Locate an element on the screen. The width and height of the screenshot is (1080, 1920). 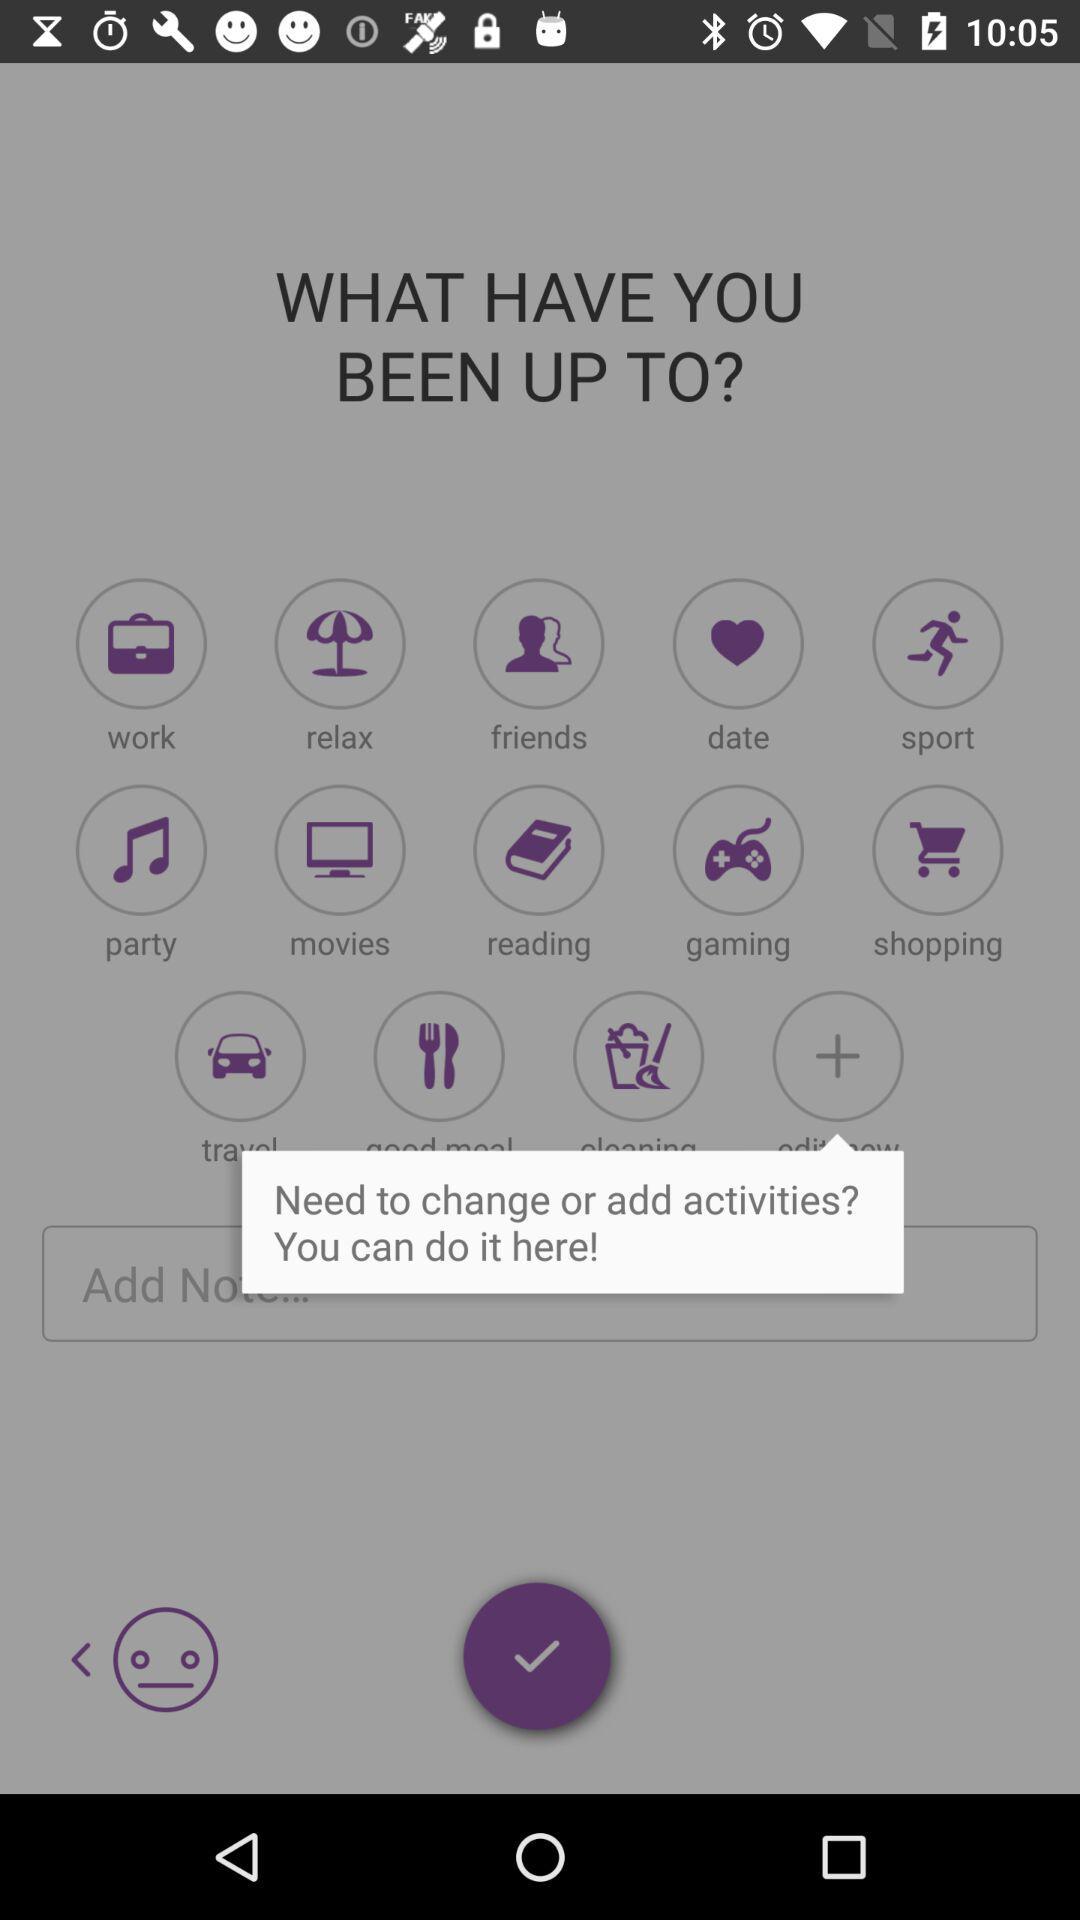
ok/ enter icon is located at coordinates (538, 1660).